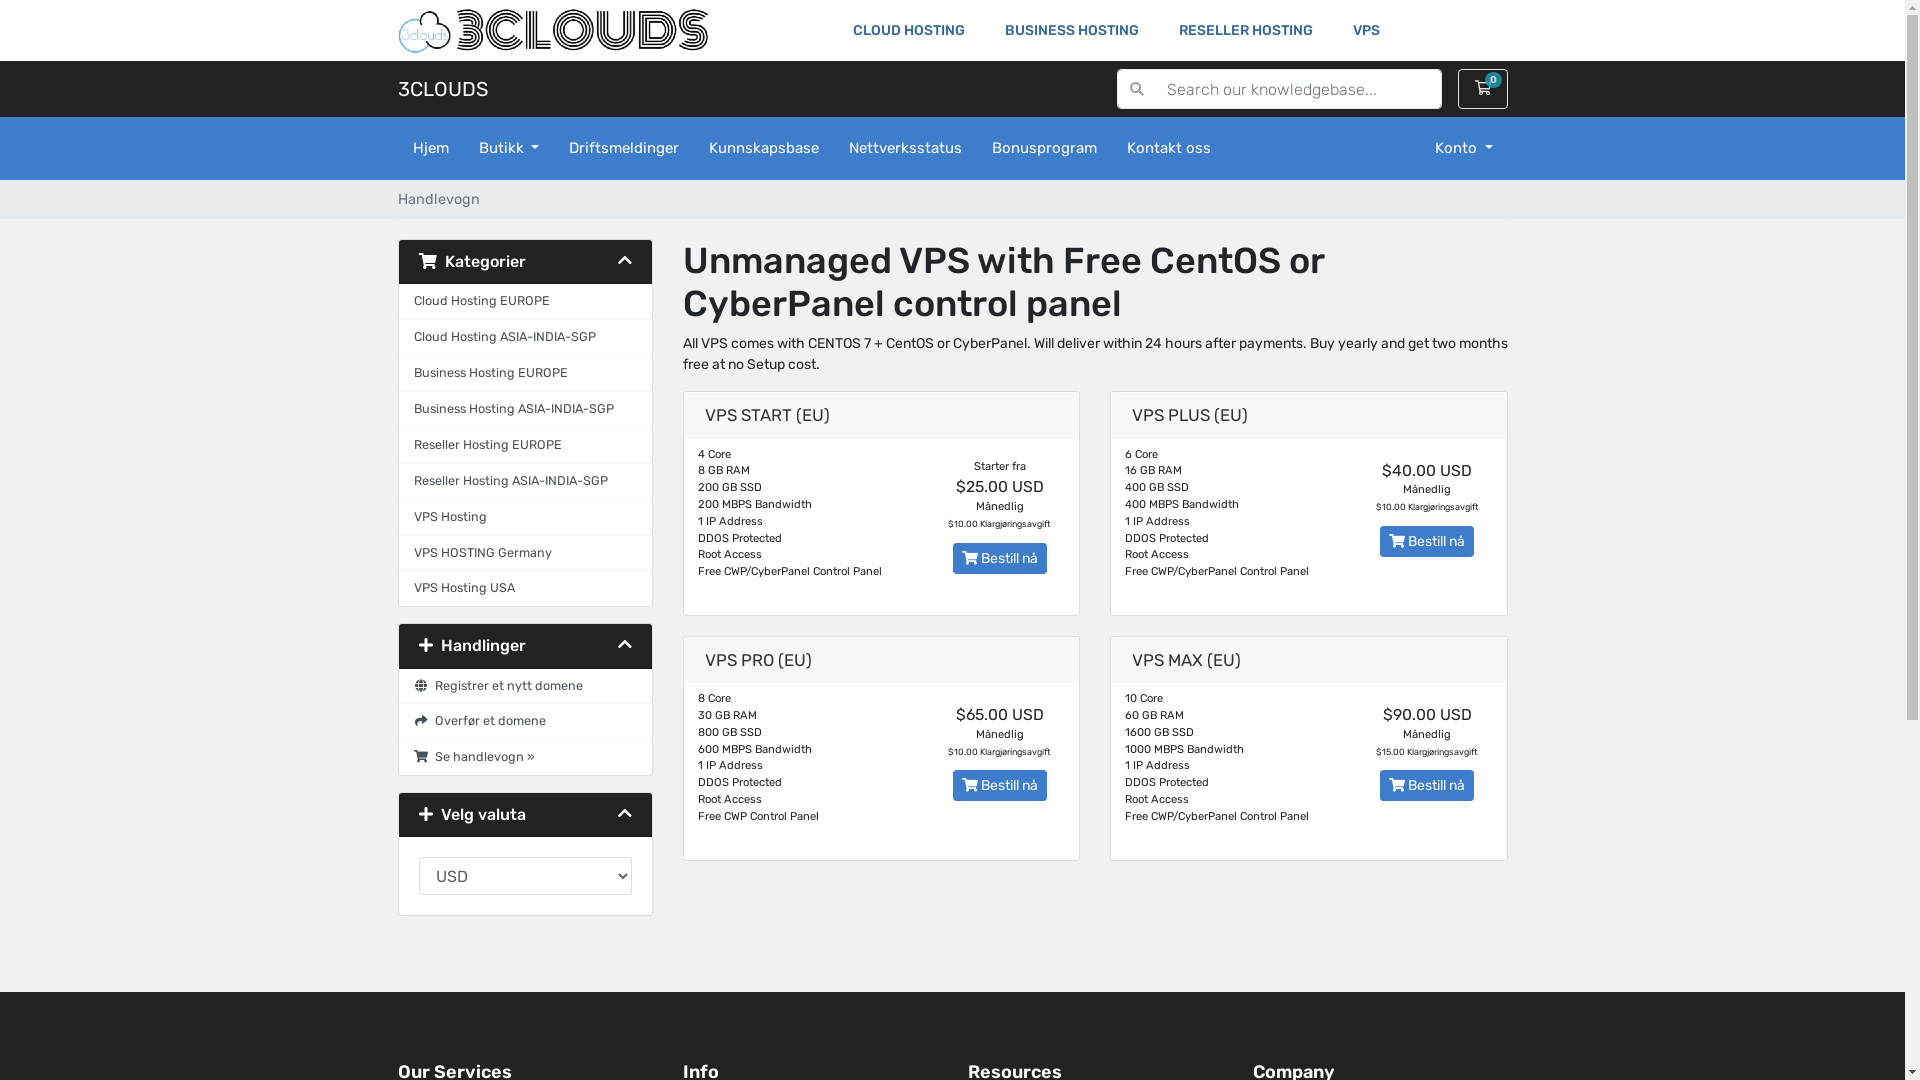 This screenshot has width=1920, height=1080. Describe the element at coordinates (1483, 87) in the screenshot. I see `'0` at that location.